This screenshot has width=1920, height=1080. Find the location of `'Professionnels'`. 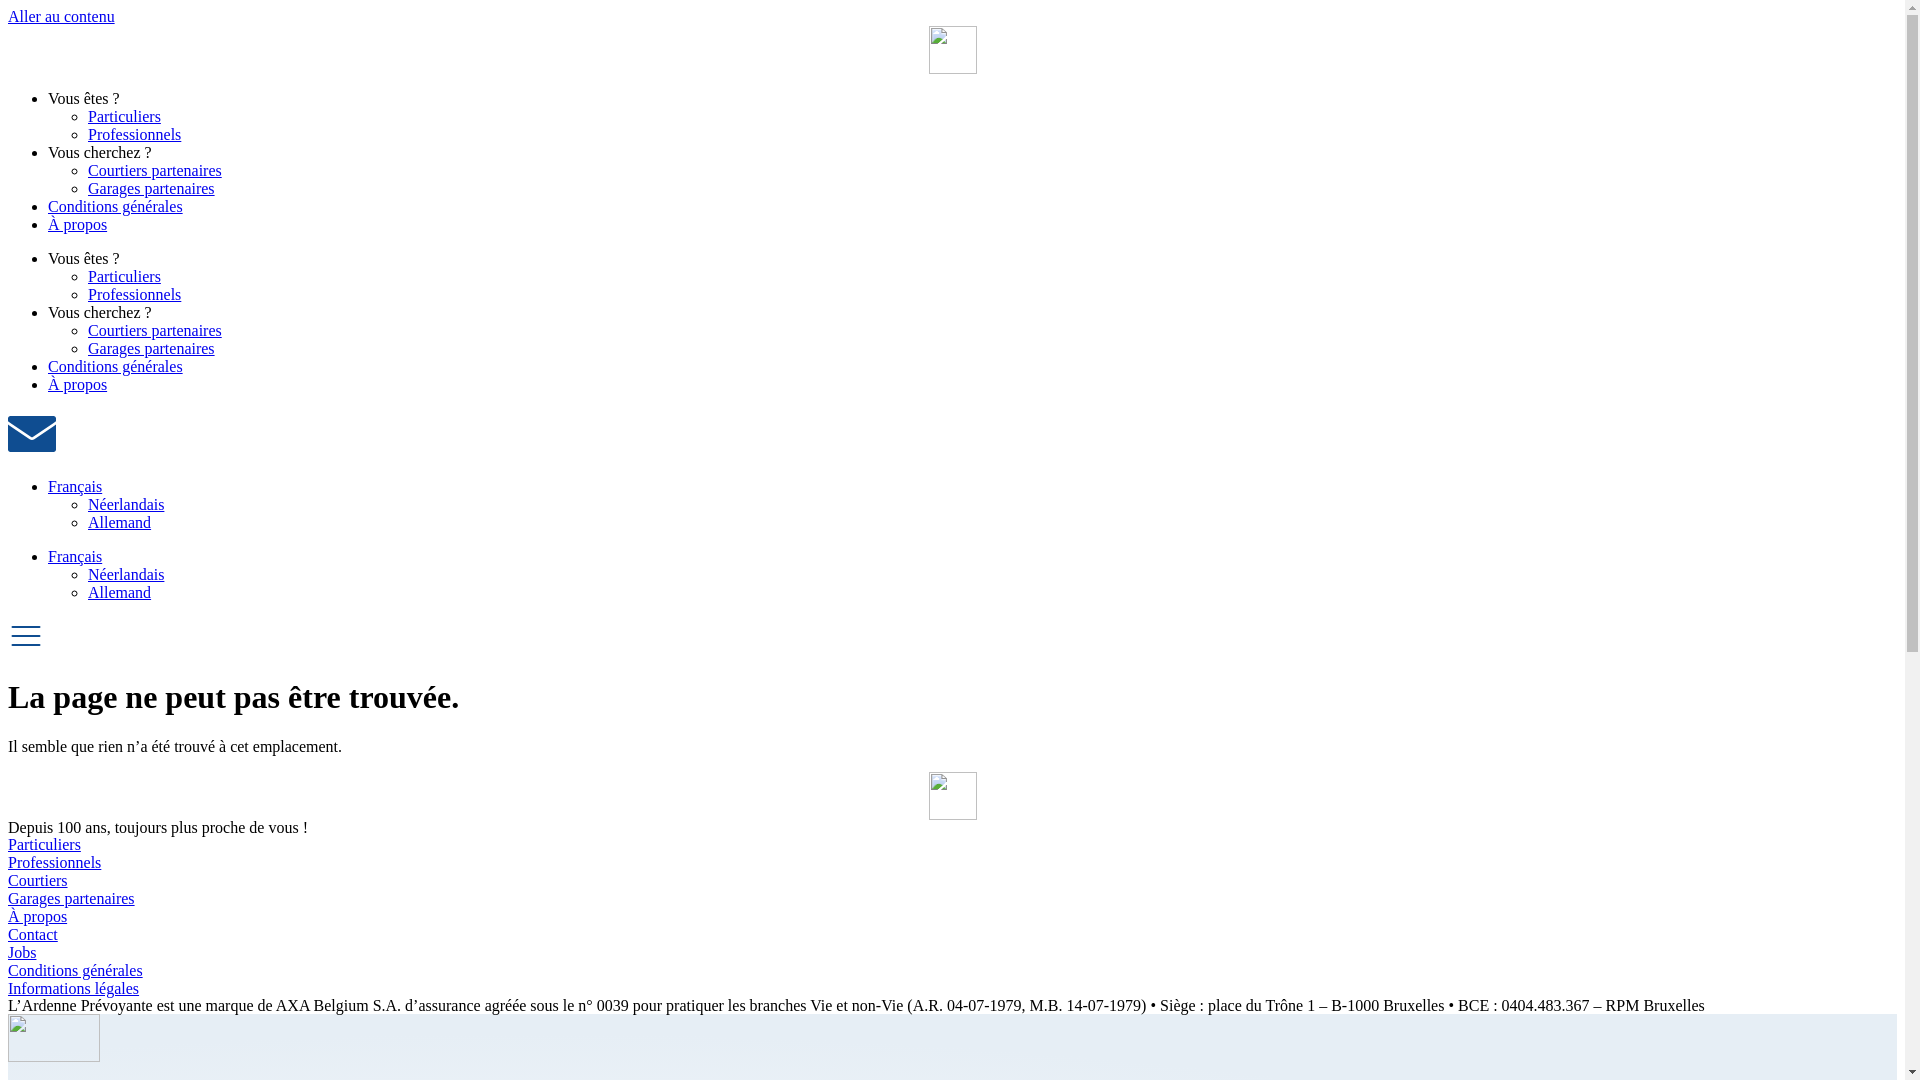

'Professionnels' is located at coordinates (133, 134).